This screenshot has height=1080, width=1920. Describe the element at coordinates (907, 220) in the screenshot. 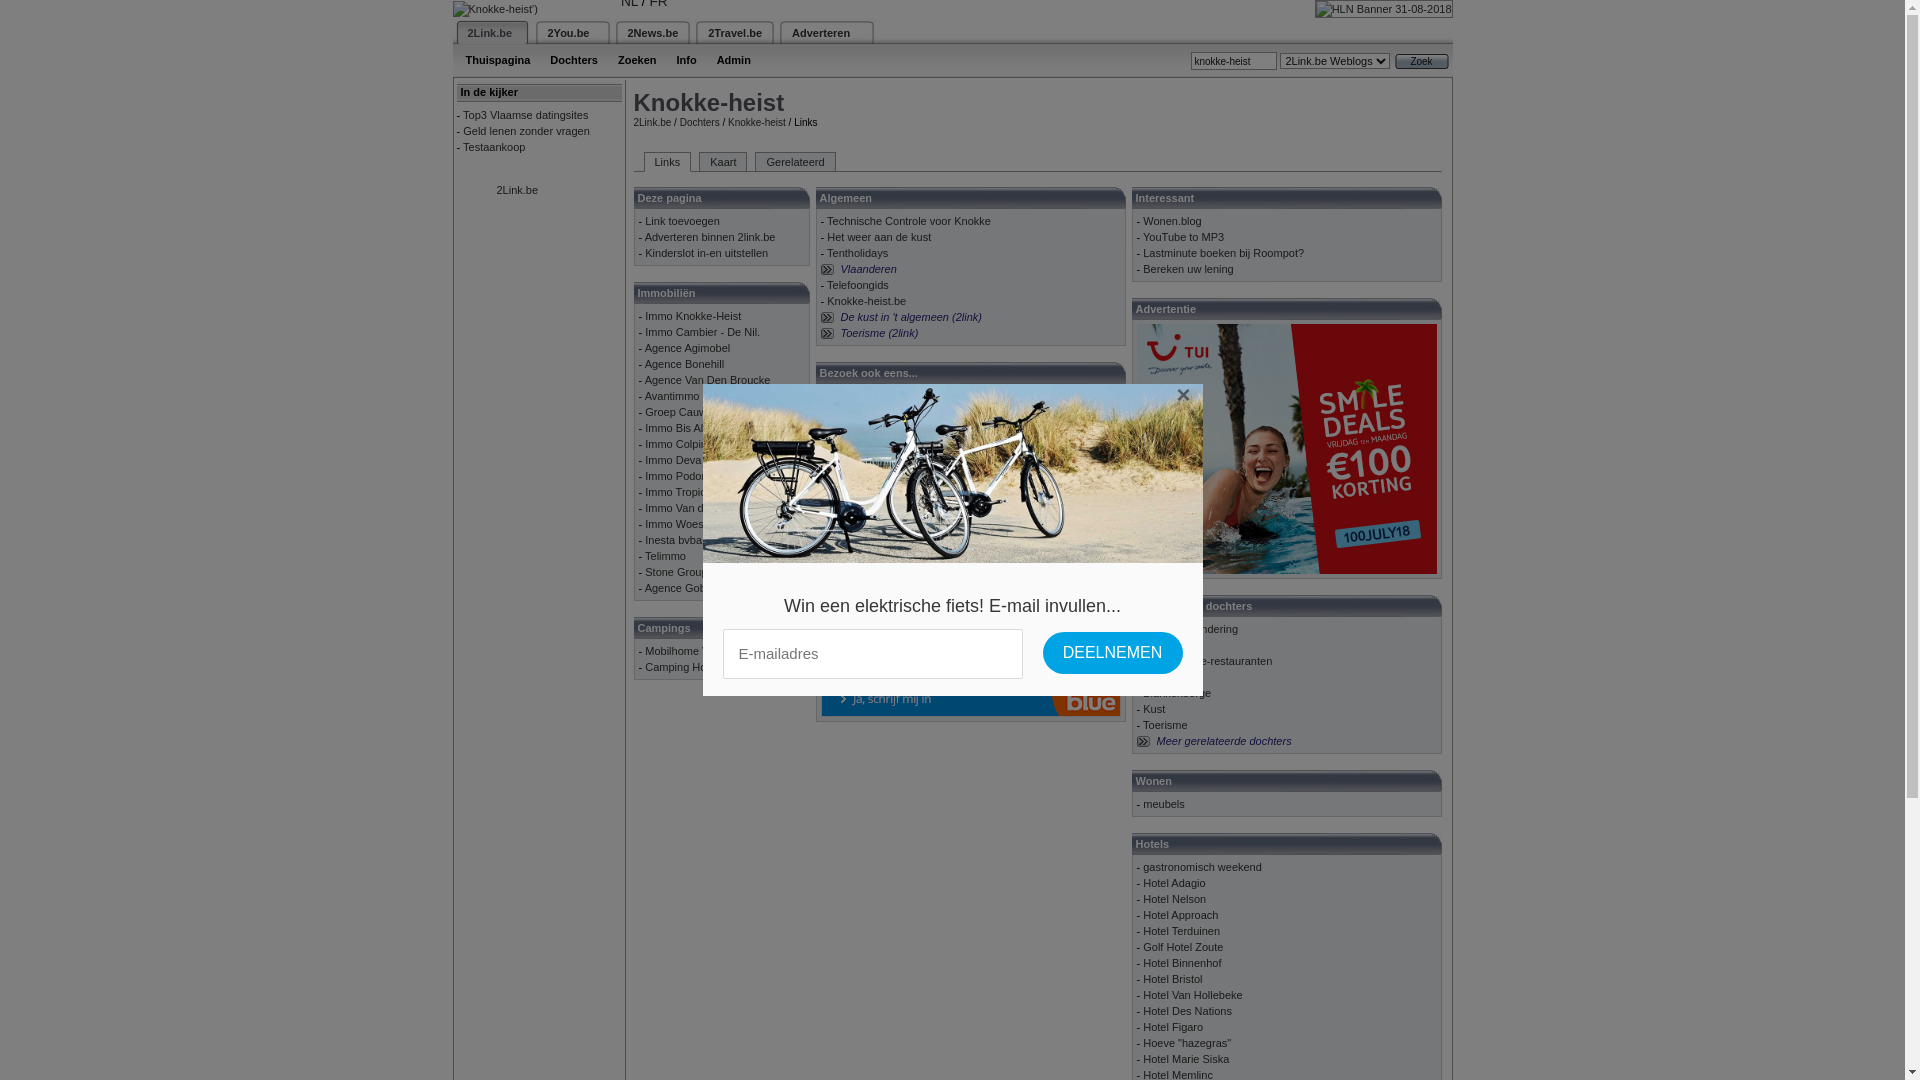

I see `'Technische Controle voor Knokke'` at that location.